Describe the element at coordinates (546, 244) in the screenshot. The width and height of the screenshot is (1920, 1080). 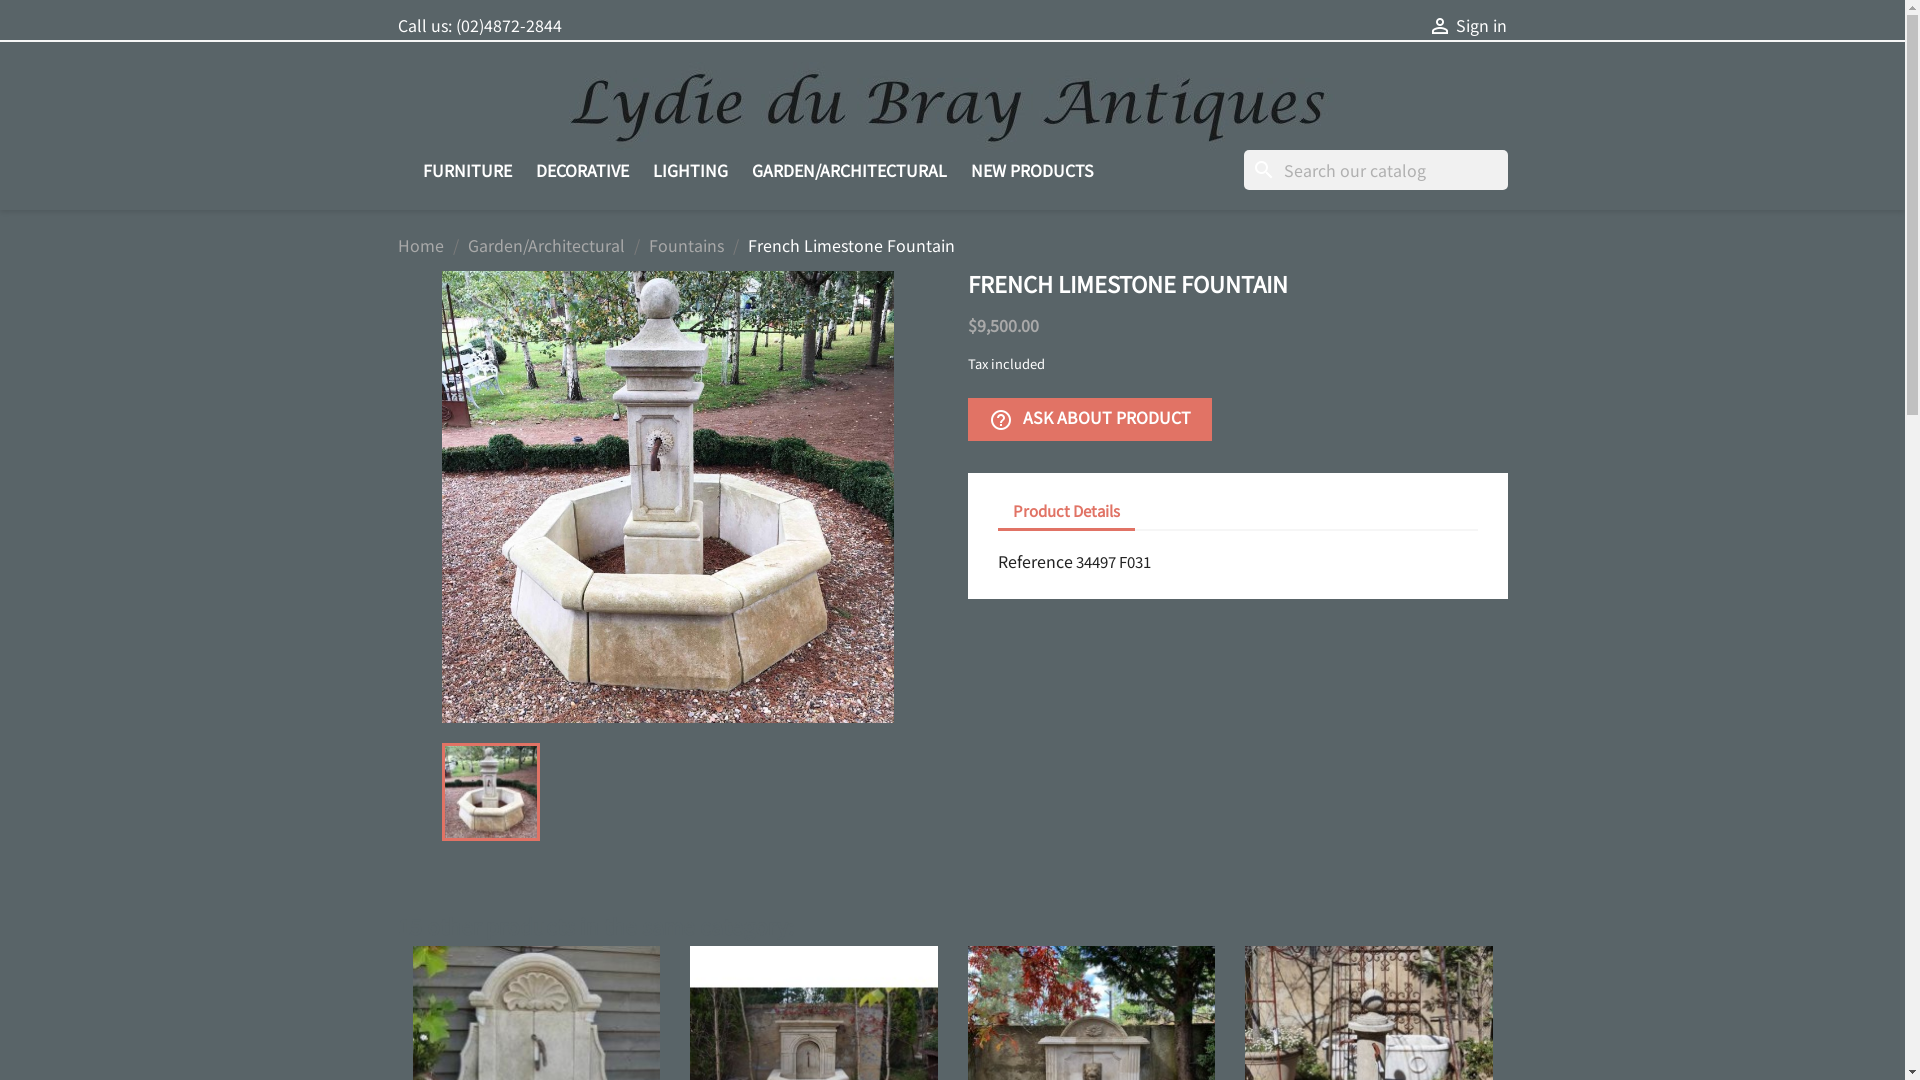
I see `'Garden/Architectural'` at that location.